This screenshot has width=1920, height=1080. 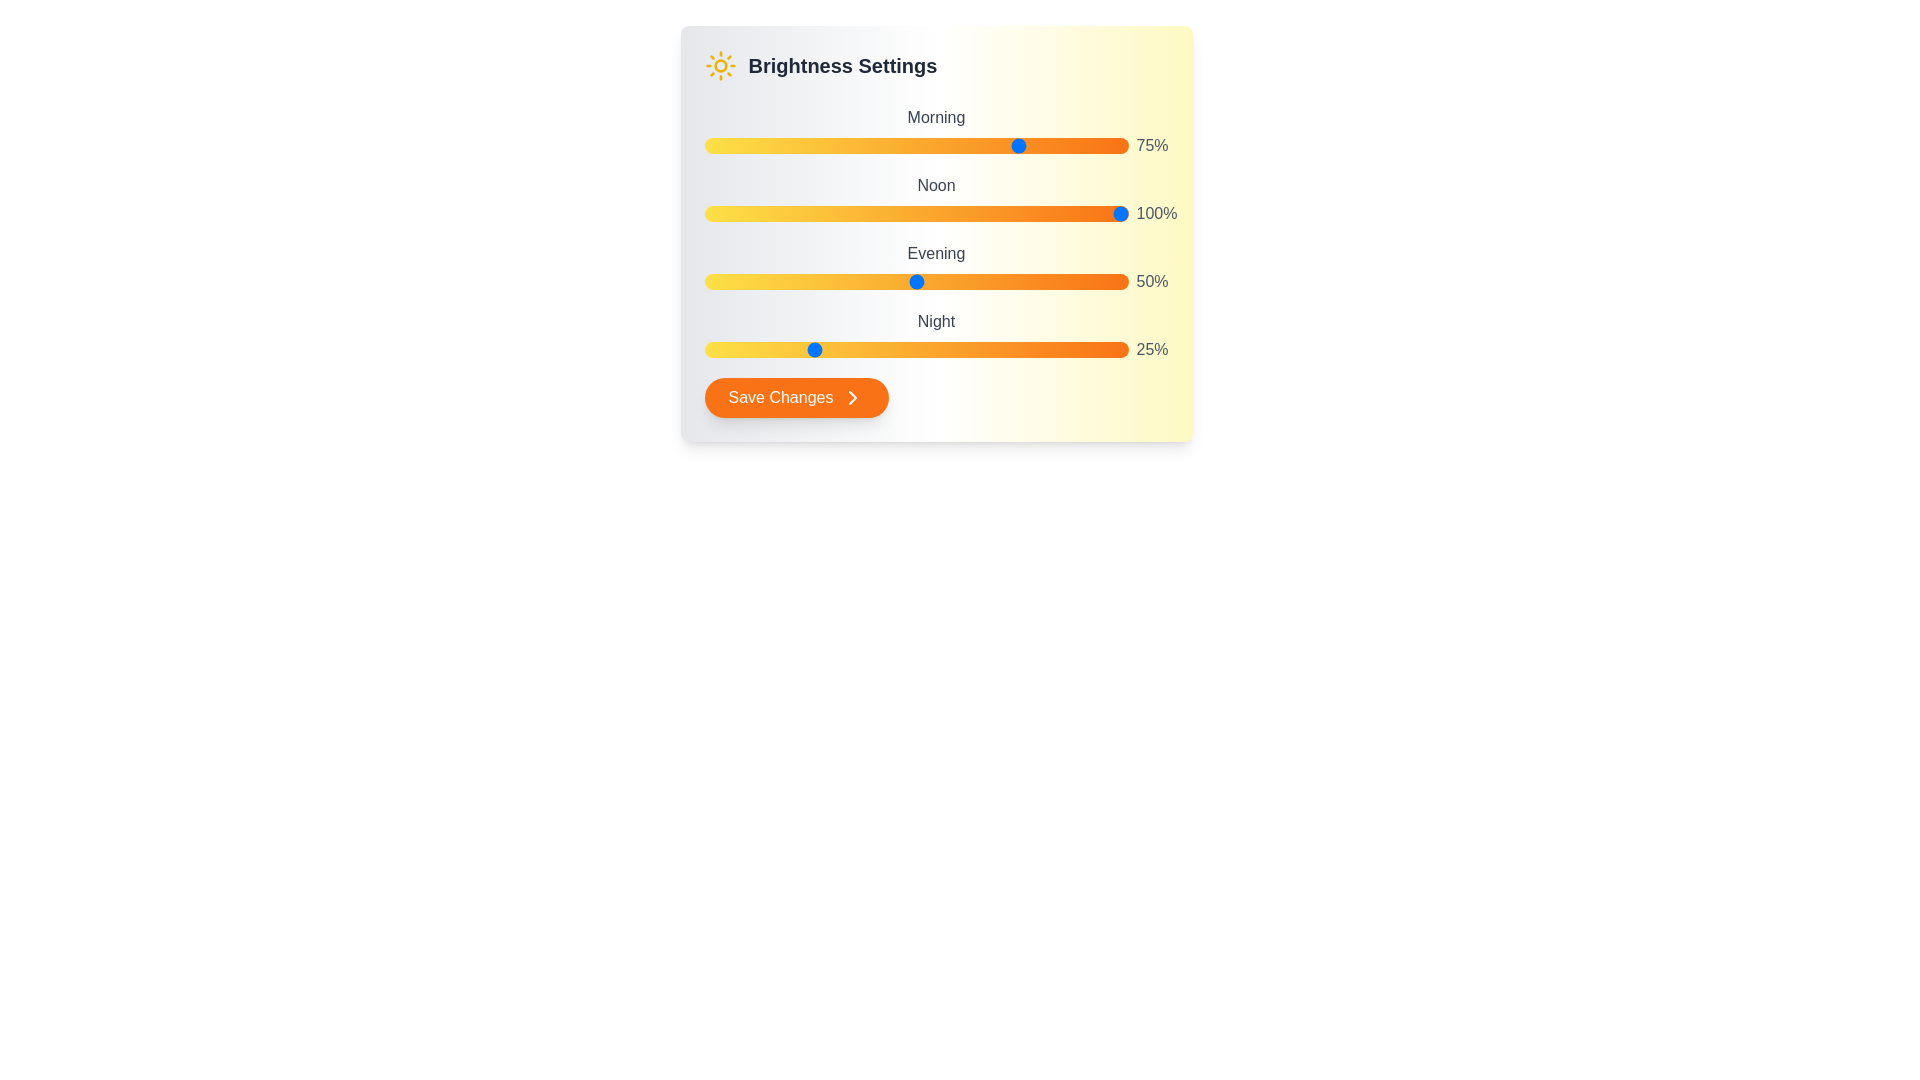 I want to click on the 'Save Changes' button to trigger its hover effect, so click(x=795, y=397).